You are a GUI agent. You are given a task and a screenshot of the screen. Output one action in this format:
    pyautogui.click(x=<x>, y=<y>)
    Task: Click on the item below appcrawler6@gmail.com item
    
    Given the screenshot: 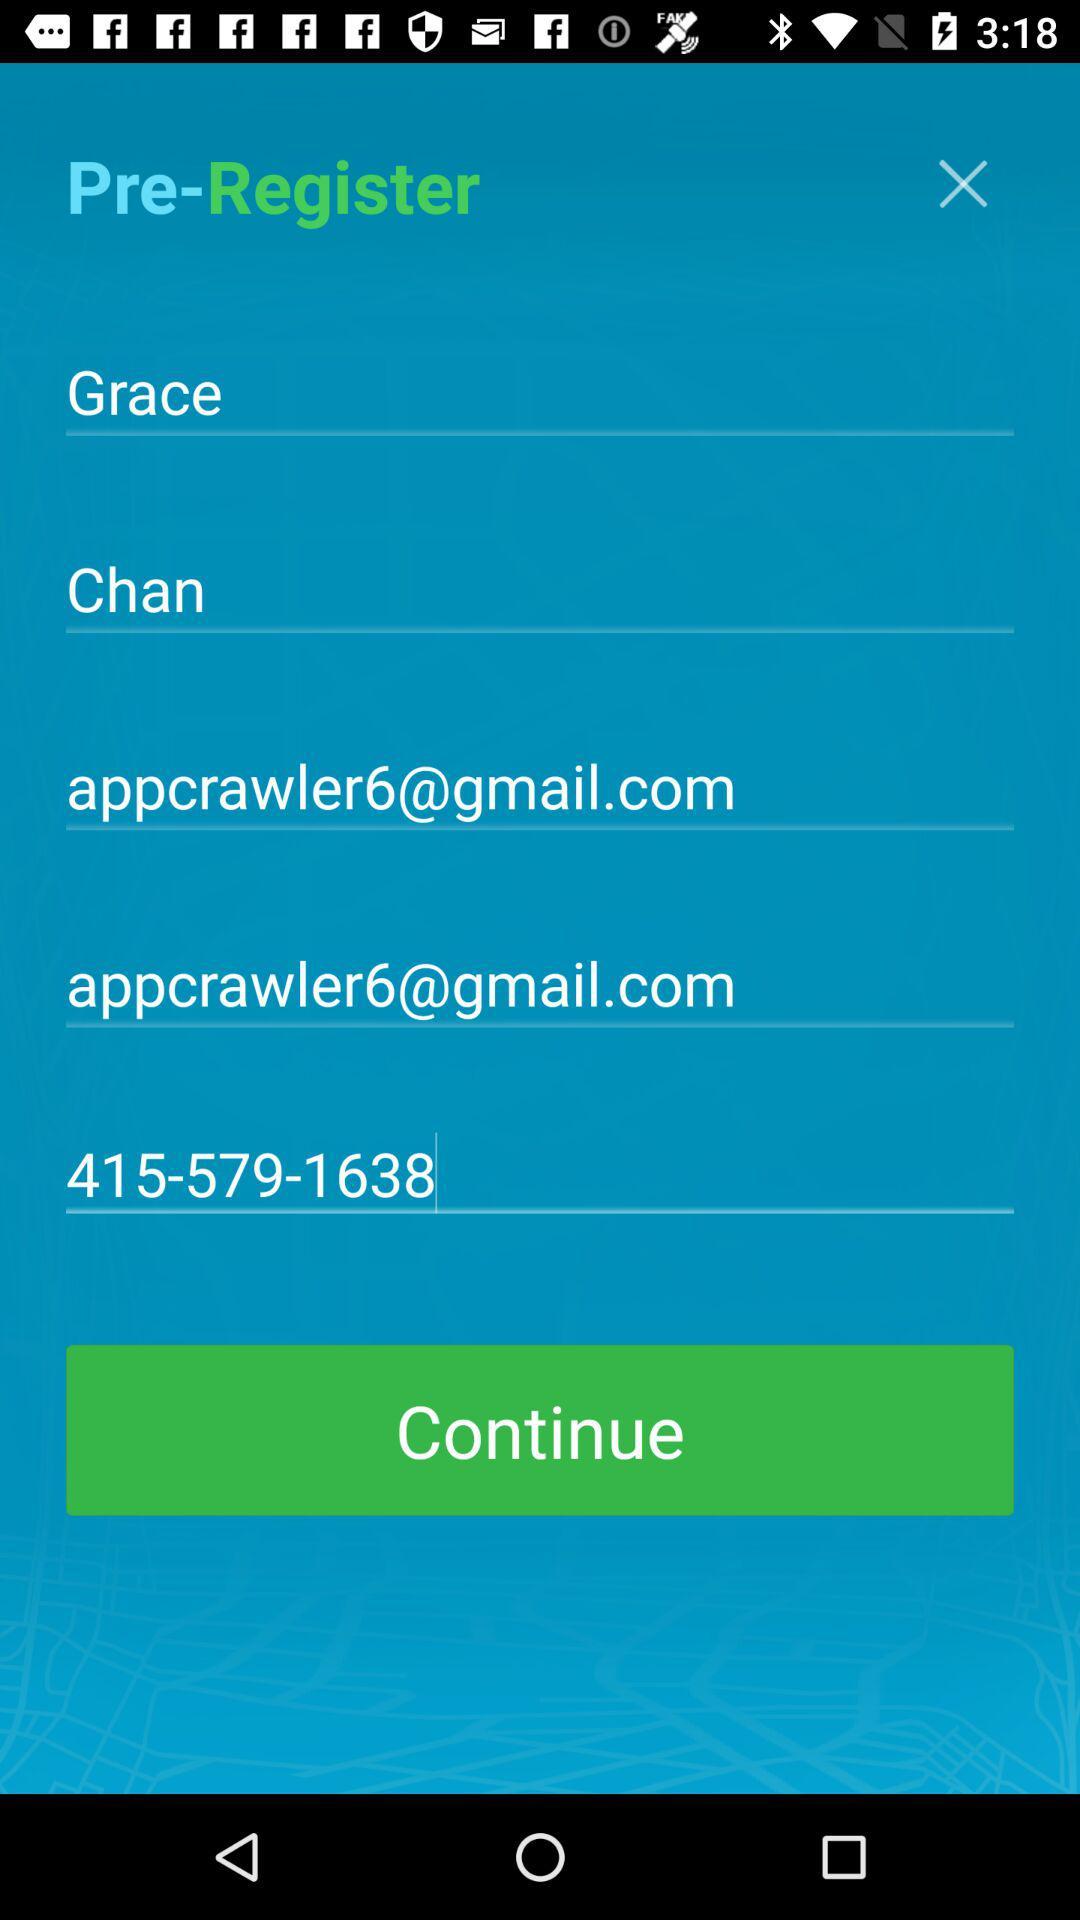 What is the action you would take?
    pyautogui.click(x=540, y=1172)
    